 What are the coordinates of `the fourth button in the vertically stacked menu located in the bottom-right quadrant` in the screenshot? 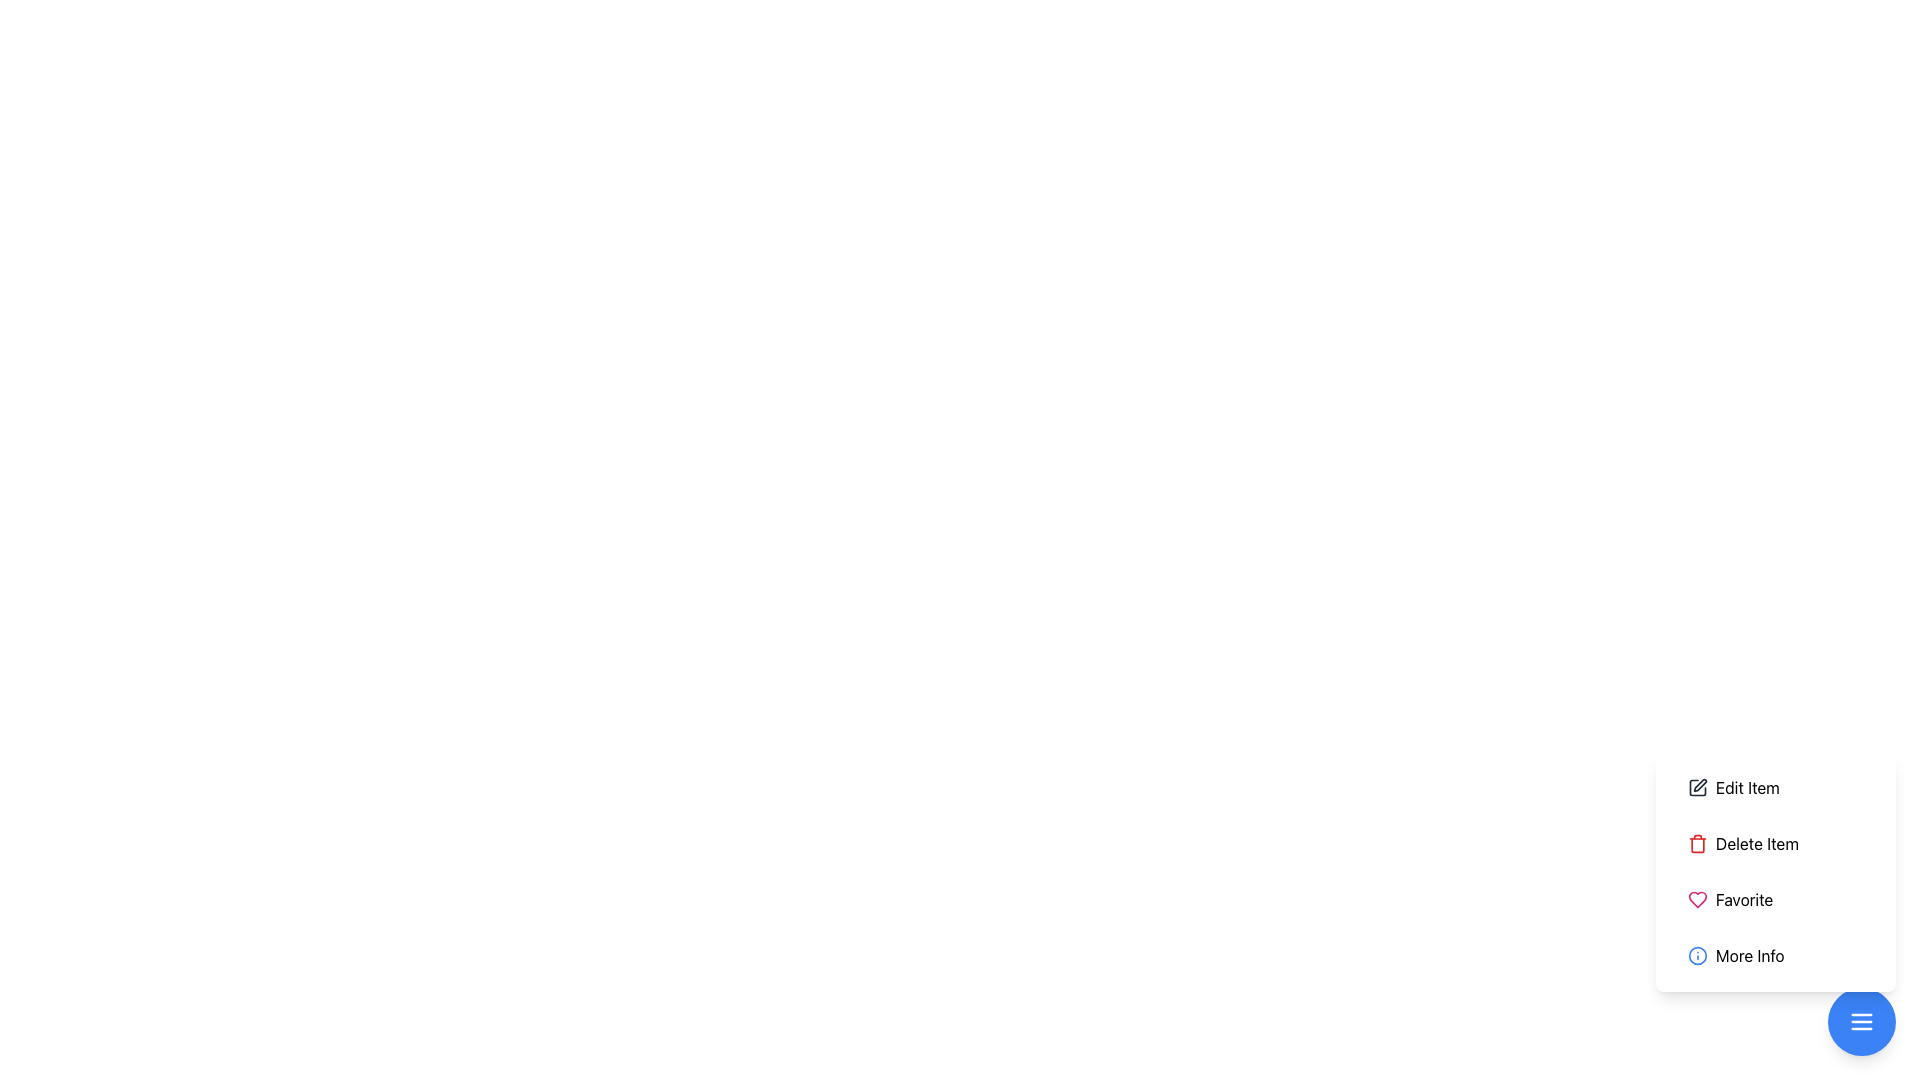 It's located at (1776, 955).